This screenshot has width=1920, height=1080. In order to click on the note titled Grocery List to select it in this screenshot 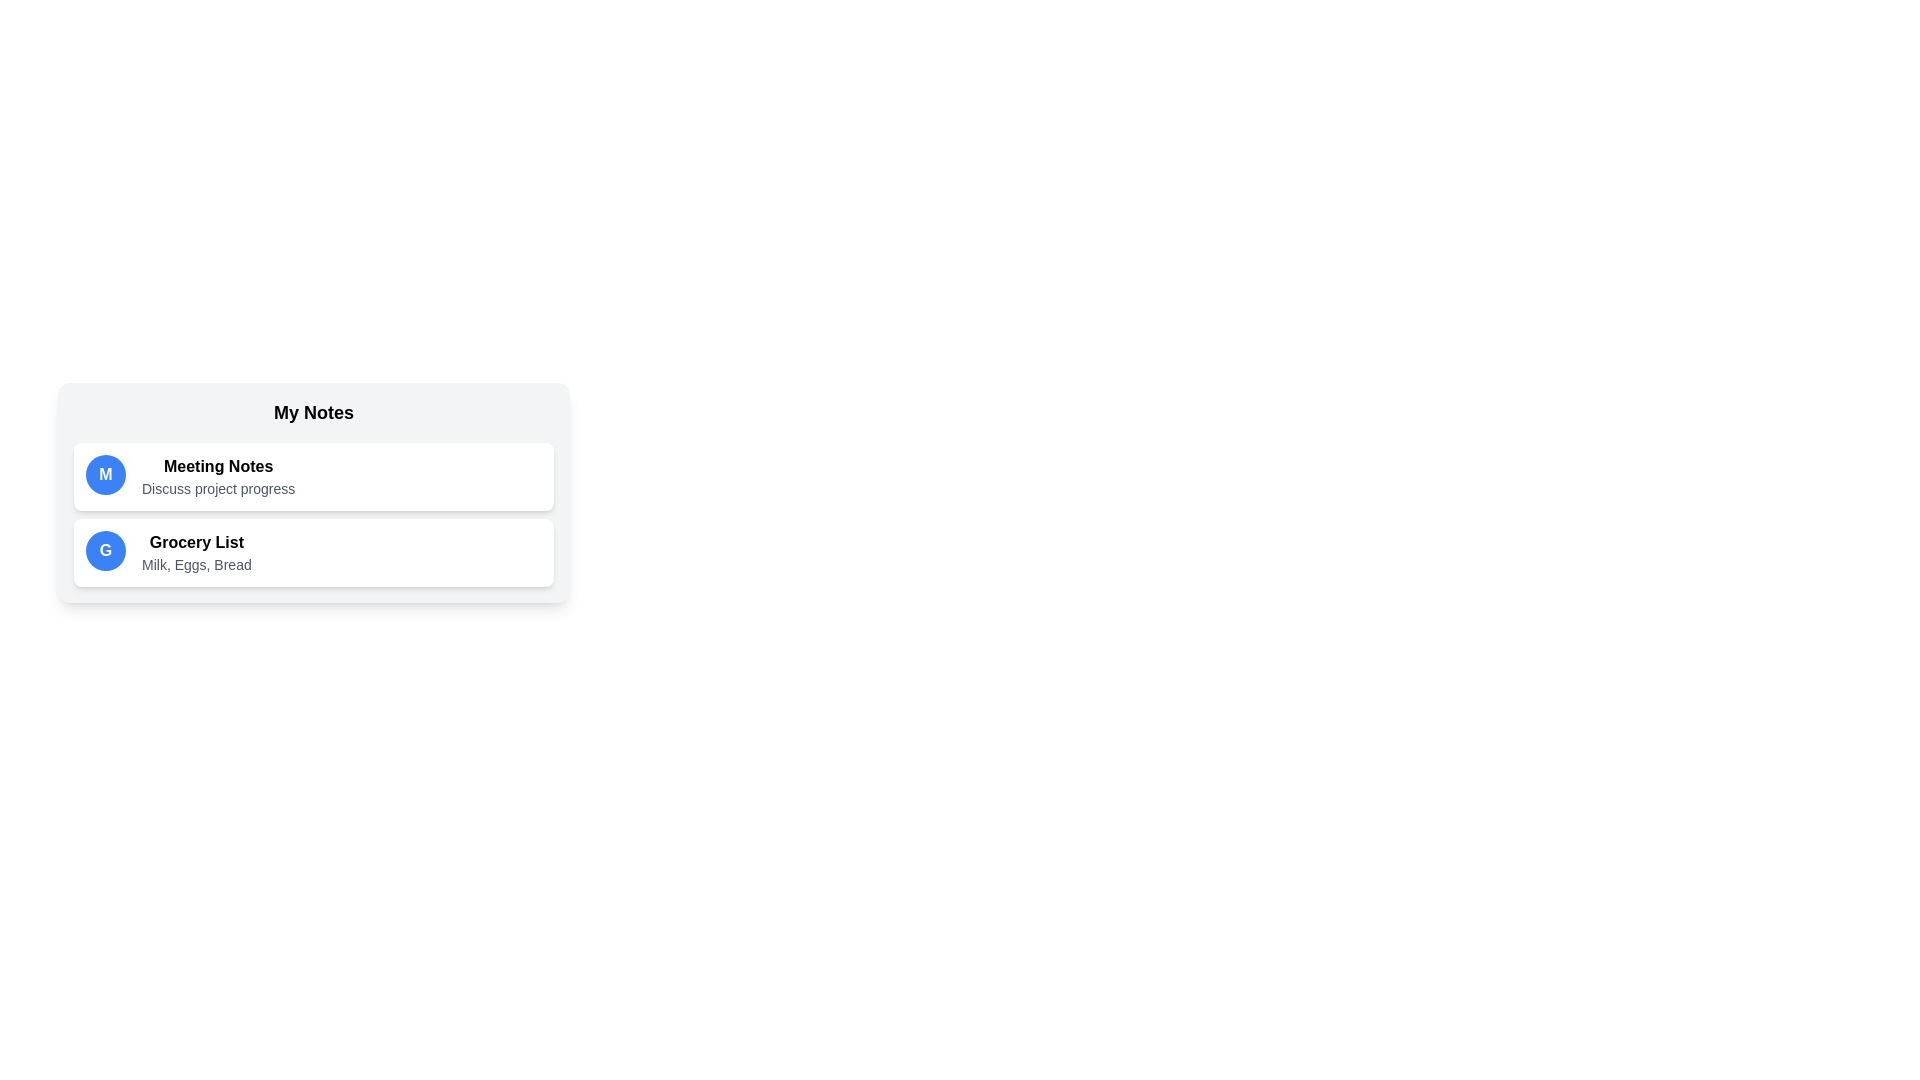, I will do `click(312, 552)`.